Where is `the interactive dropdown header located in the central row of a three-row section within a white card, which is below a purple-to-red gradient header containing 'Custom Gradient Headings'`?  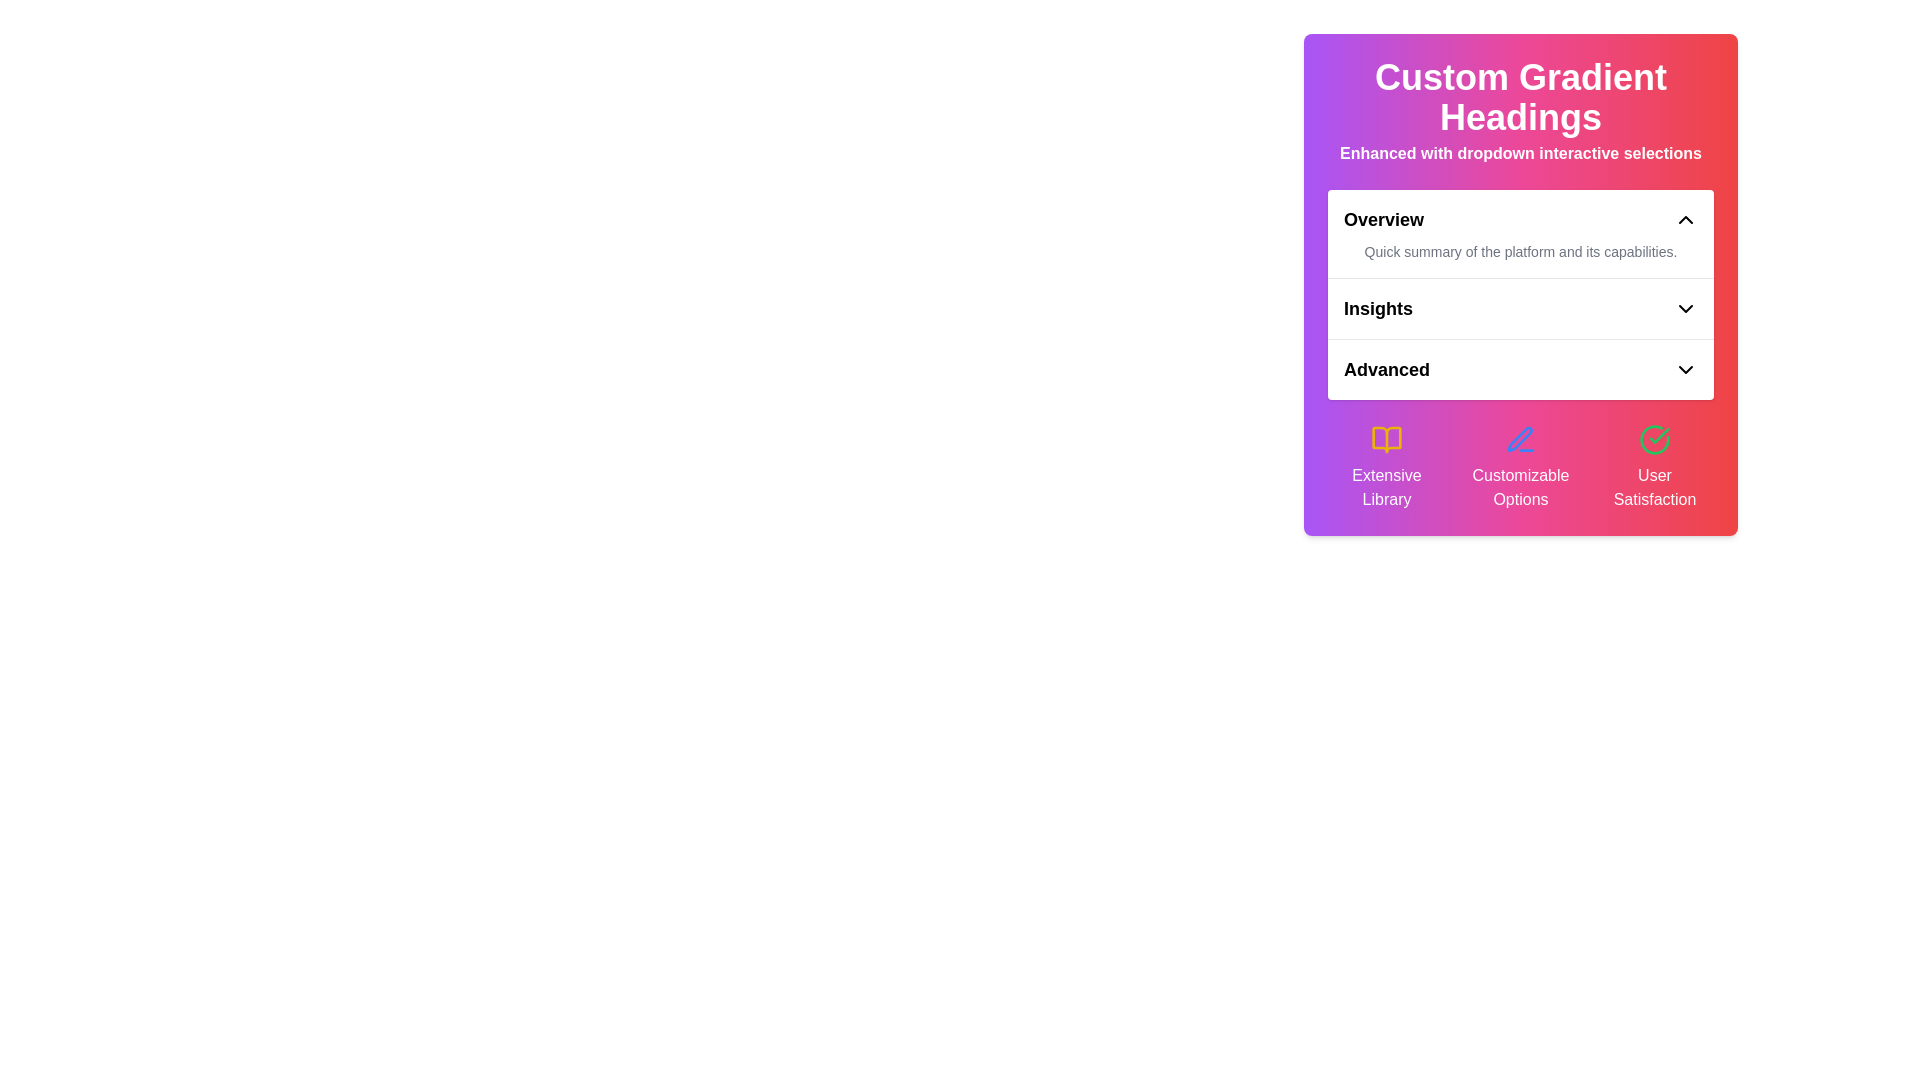 the interactive dropdown header located in the central row of a three-row section within a white card, which is below a purple-to-red gradient header containing 'Custom Gradient Headings' is located at coordinates (1520, 294).